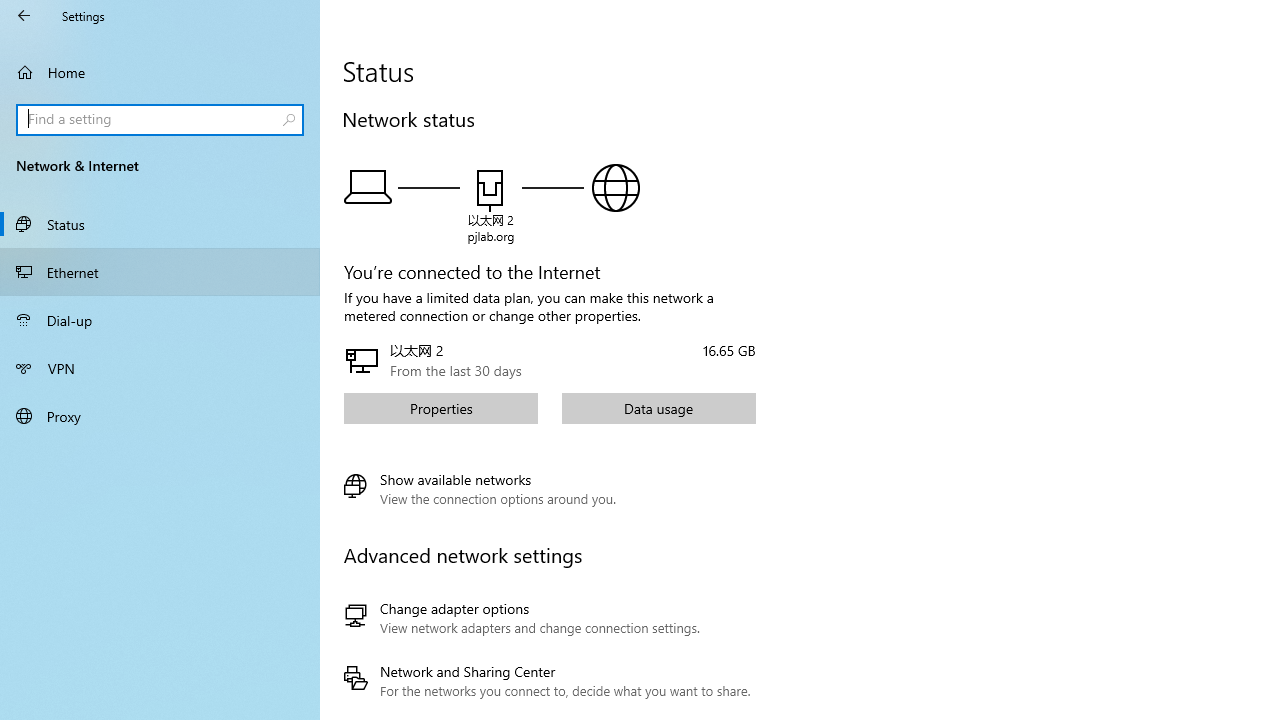  Describe the element at coordinates (160, 119) in the screenshot. I see `'Search box, Find a setting'` at that location.